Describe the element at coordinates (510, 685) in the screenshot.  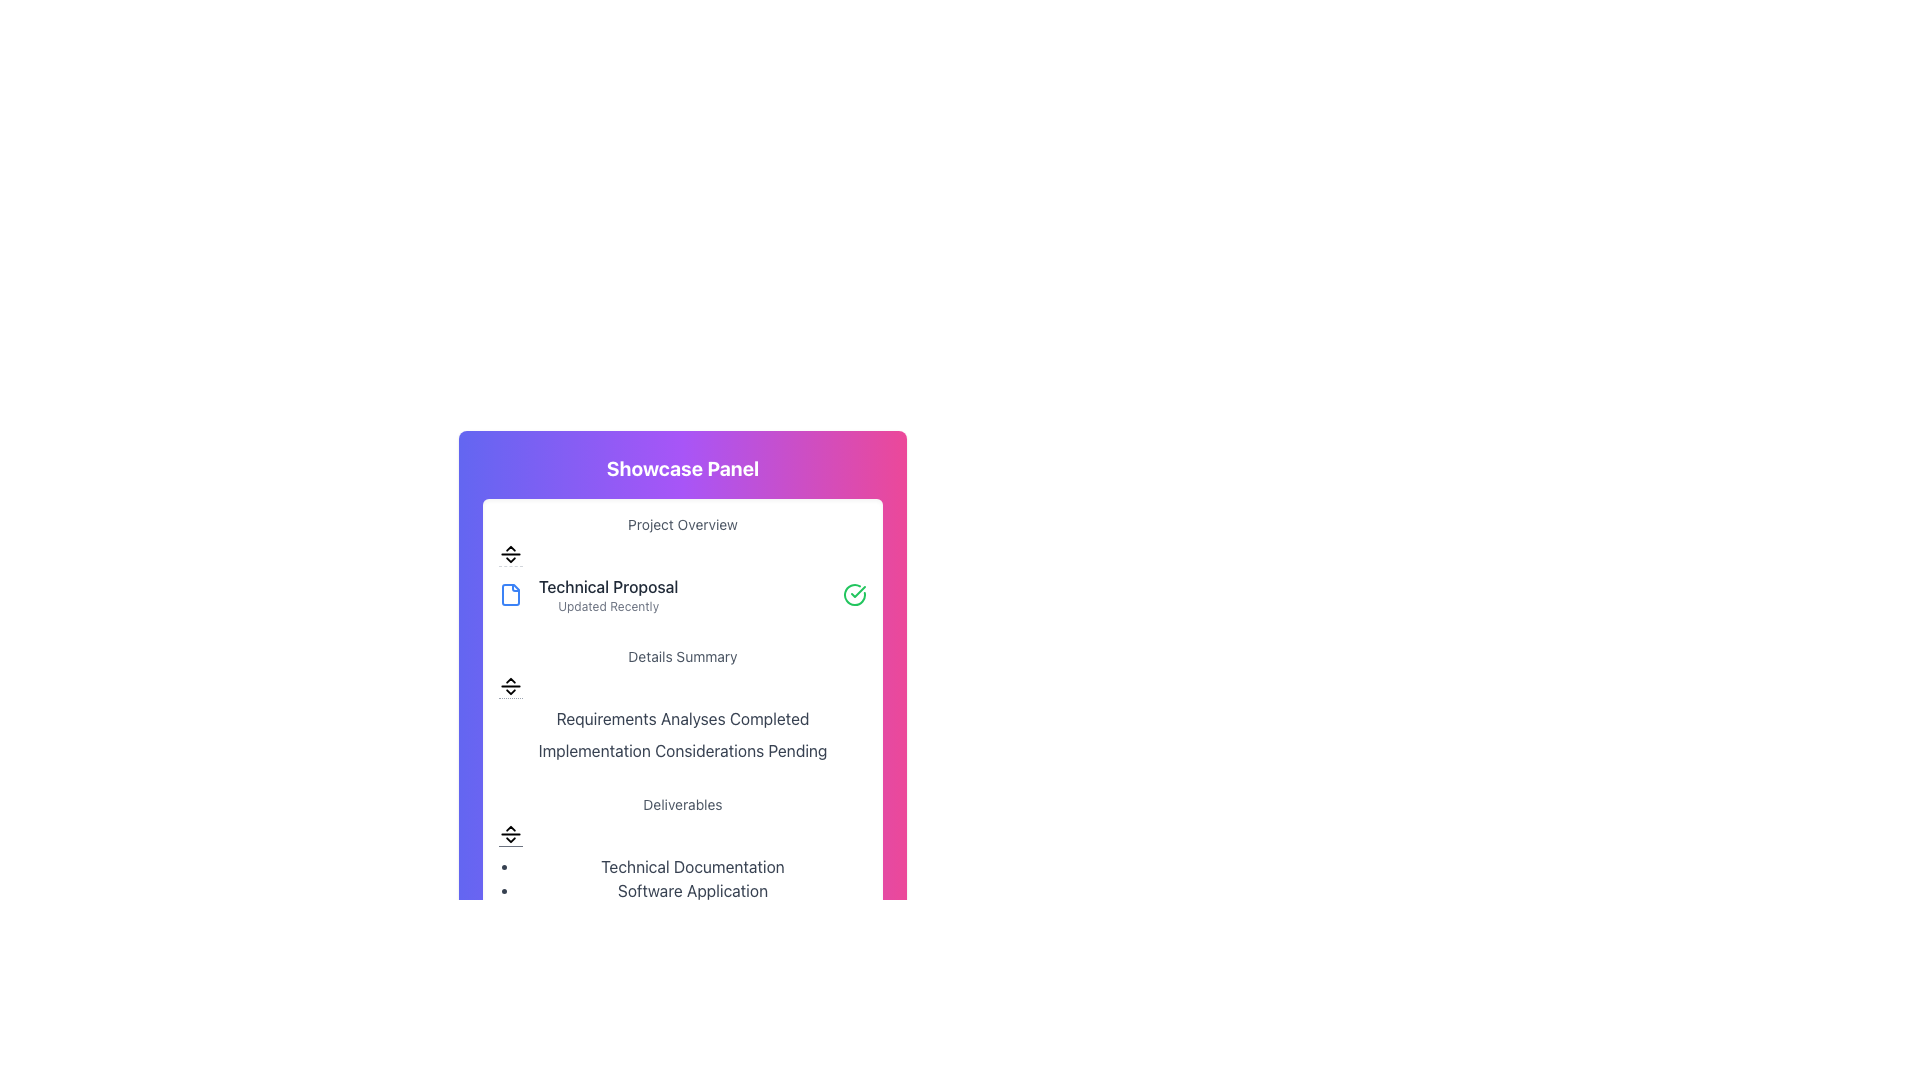
I see `the horizontal separator icon with a dotted line and chevron symbols located between the sections 'Details Summary' and 'Requirements Analyses Completed Implementation Considerations Pending'` at that location.